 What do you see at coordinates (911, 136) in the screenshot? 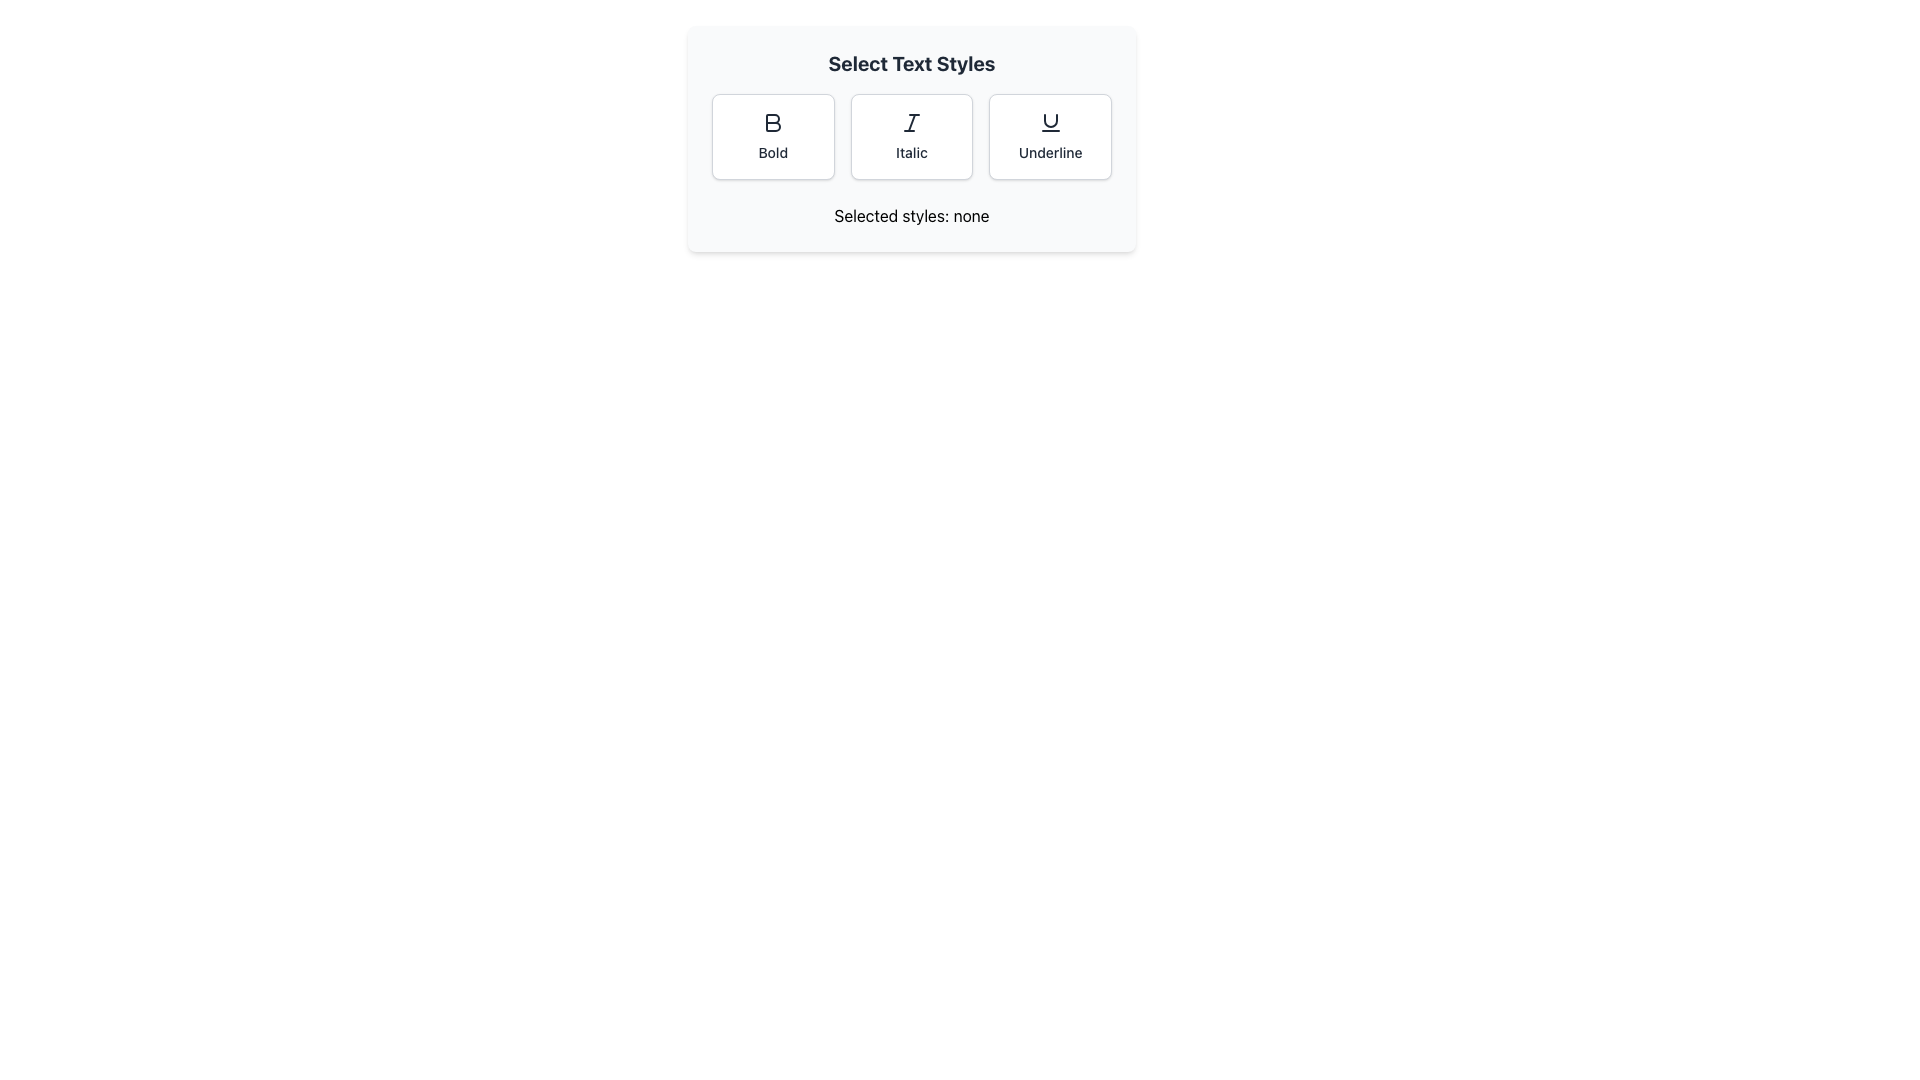
I see `the 'Italic' button, which is the second button in the text styling section` at bounding box center [911, 136].